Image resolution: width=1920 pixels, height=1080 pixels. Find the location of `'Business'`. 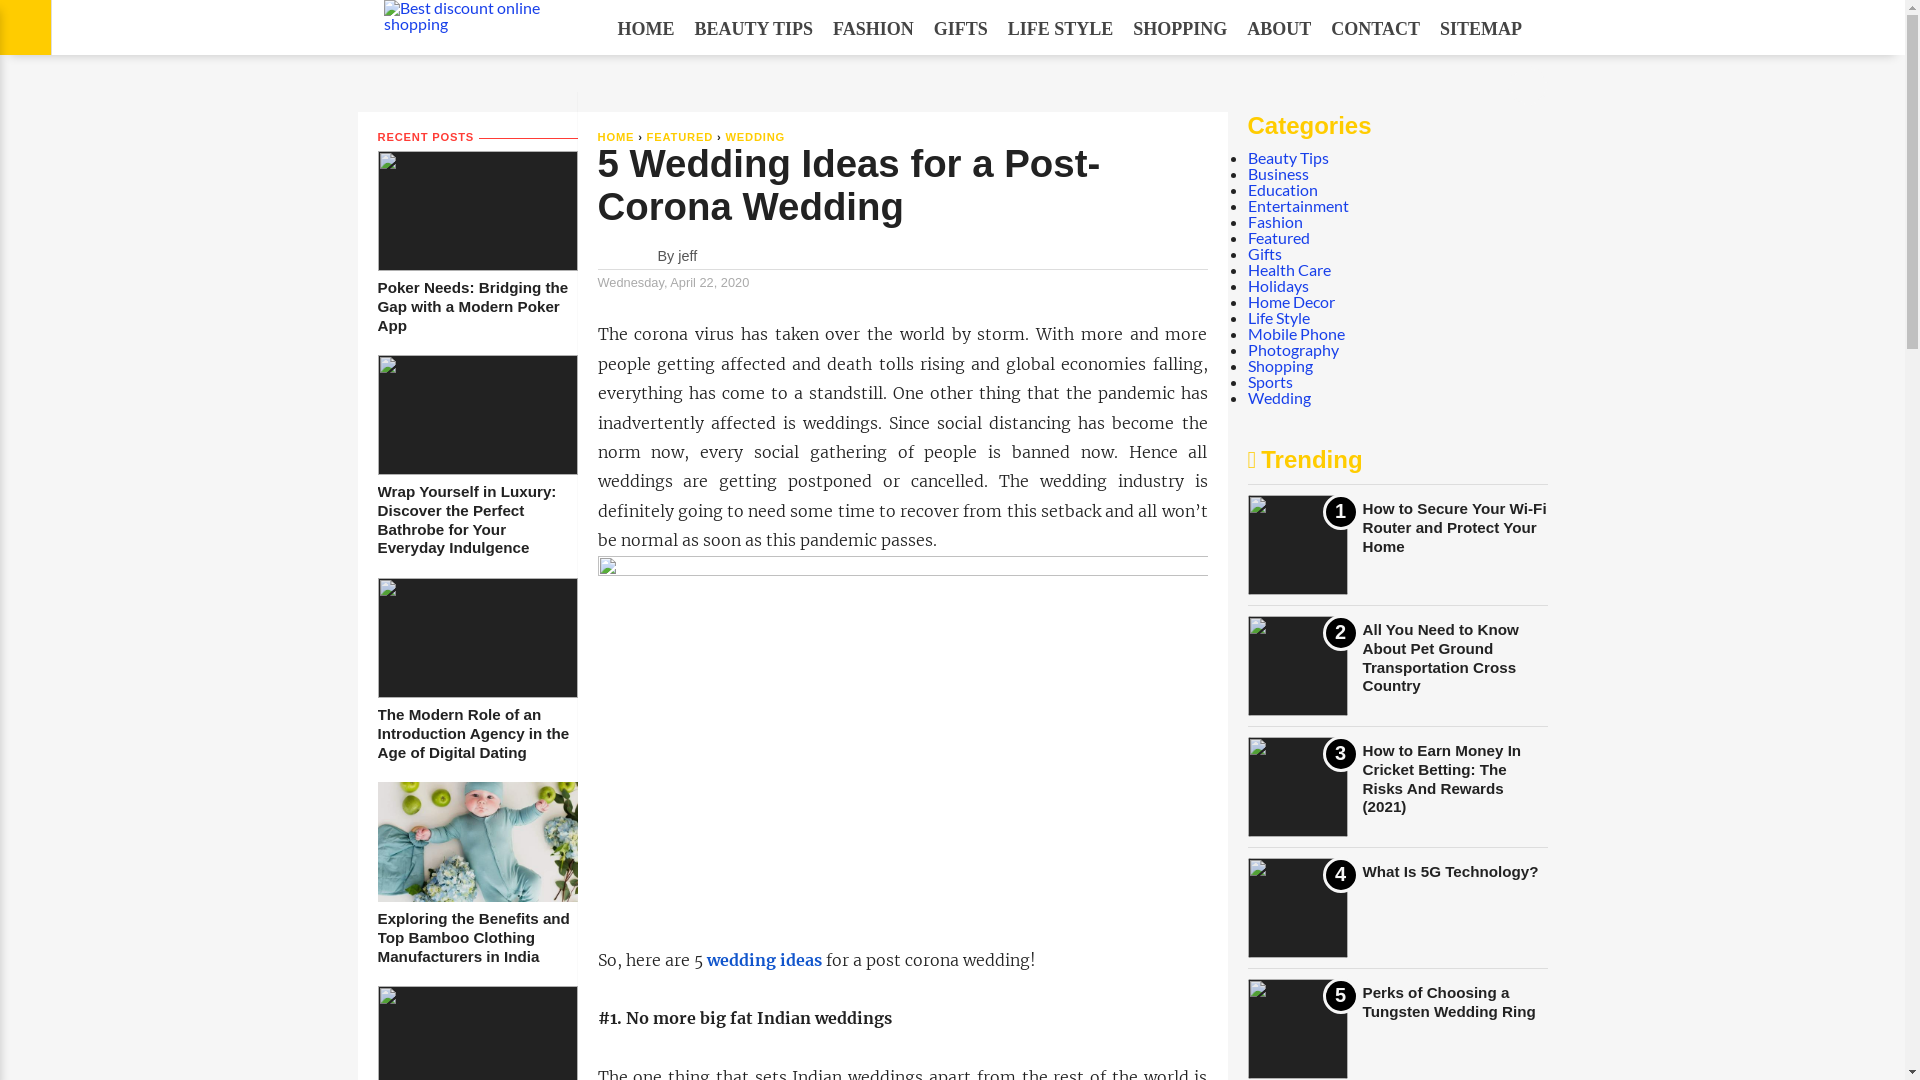

'Business' is located at coordinates (1277, 172).